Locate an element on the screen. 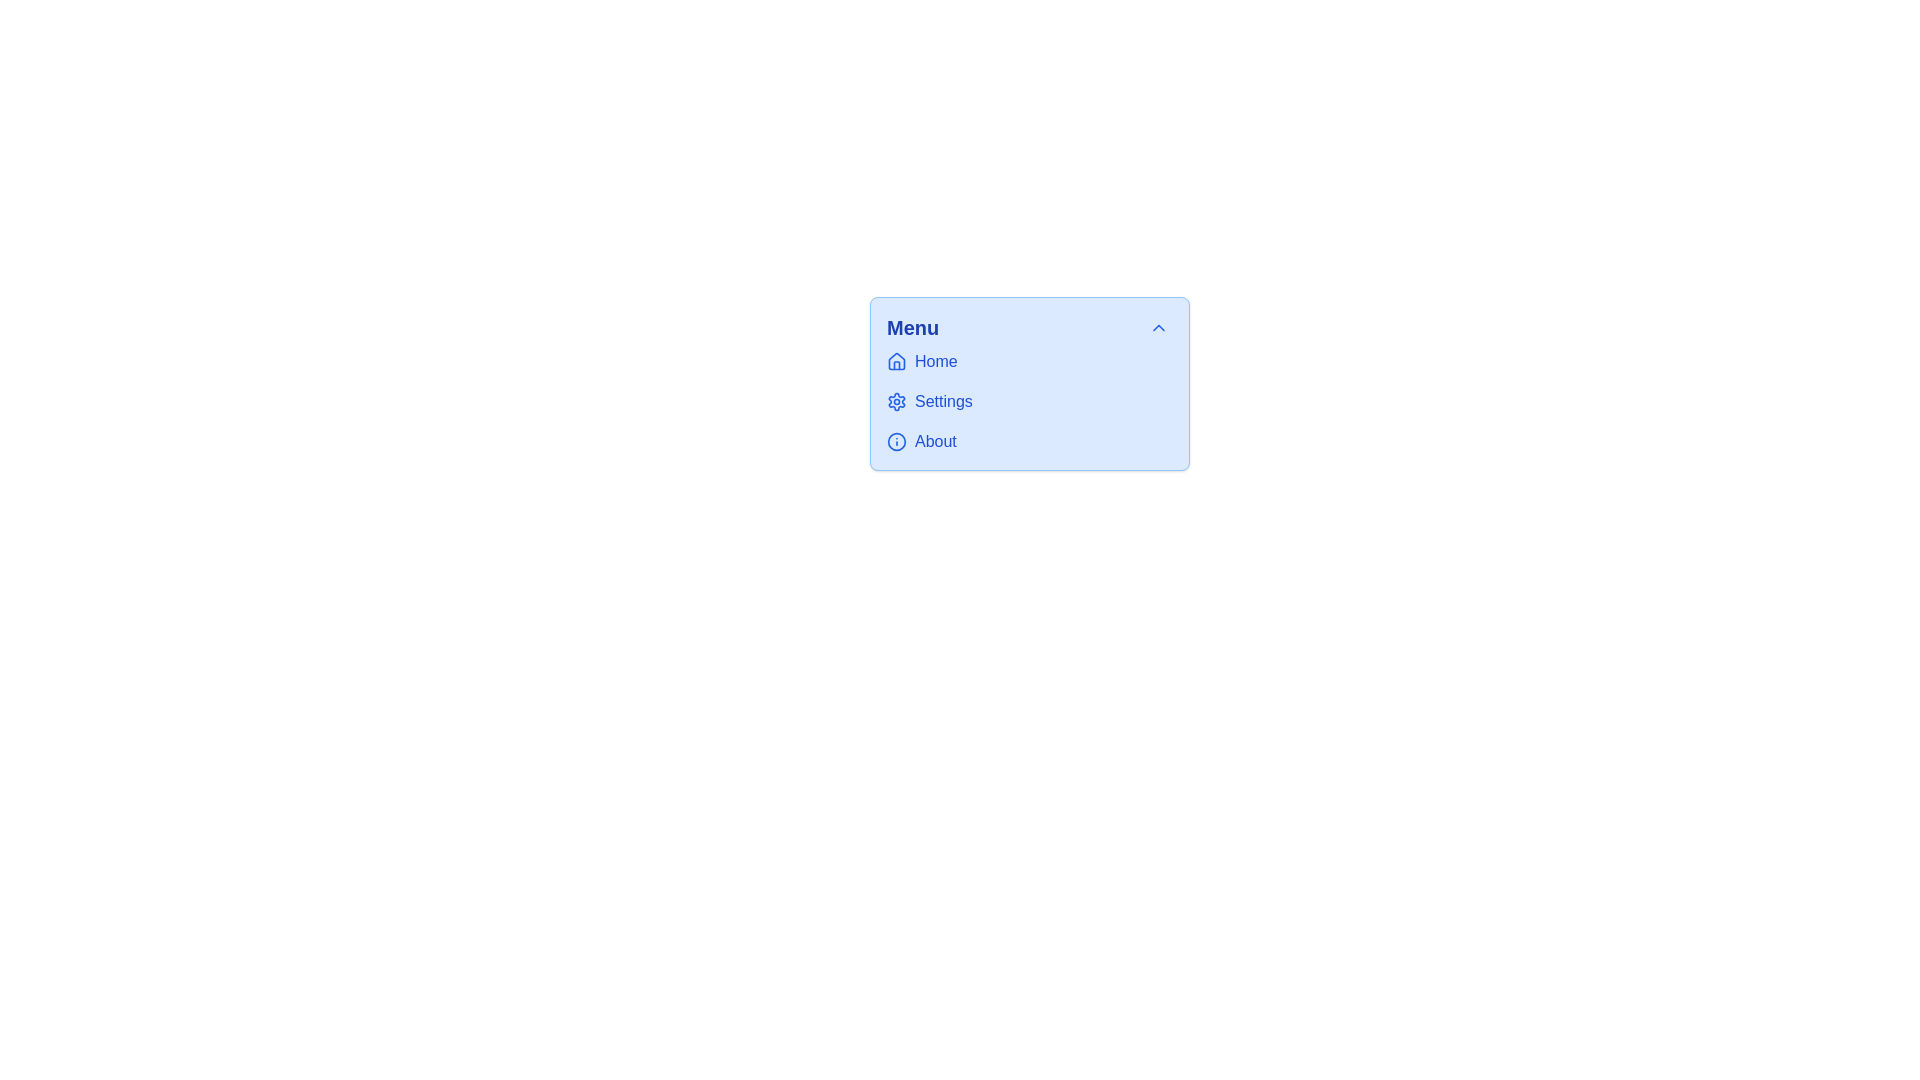 Image resolution: width=1920 pixels, height=1080 pixels. the 'Settings' item in the vertical menu list to highlight or select it is located at coordinates (1030, 401).